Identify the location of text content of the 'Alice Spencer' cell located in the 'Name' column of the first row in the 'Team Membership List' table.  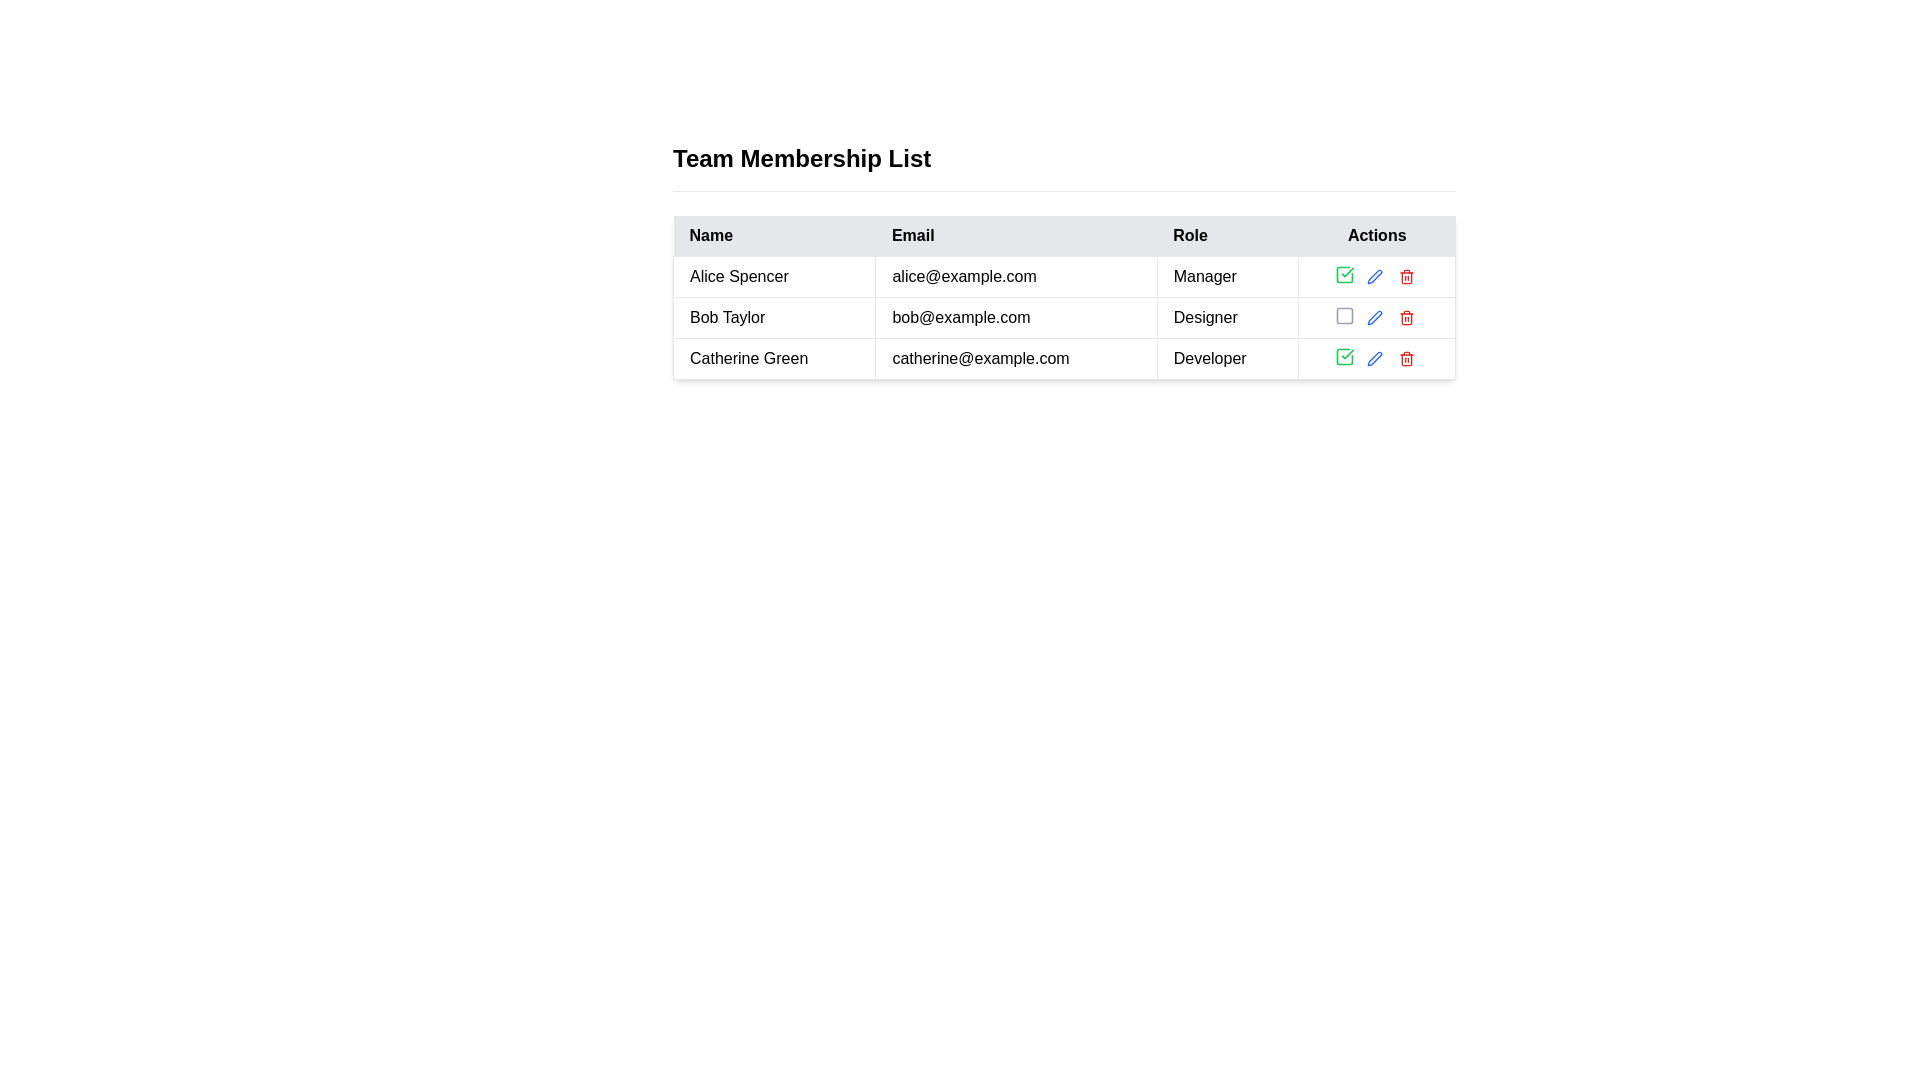
(773, 277).